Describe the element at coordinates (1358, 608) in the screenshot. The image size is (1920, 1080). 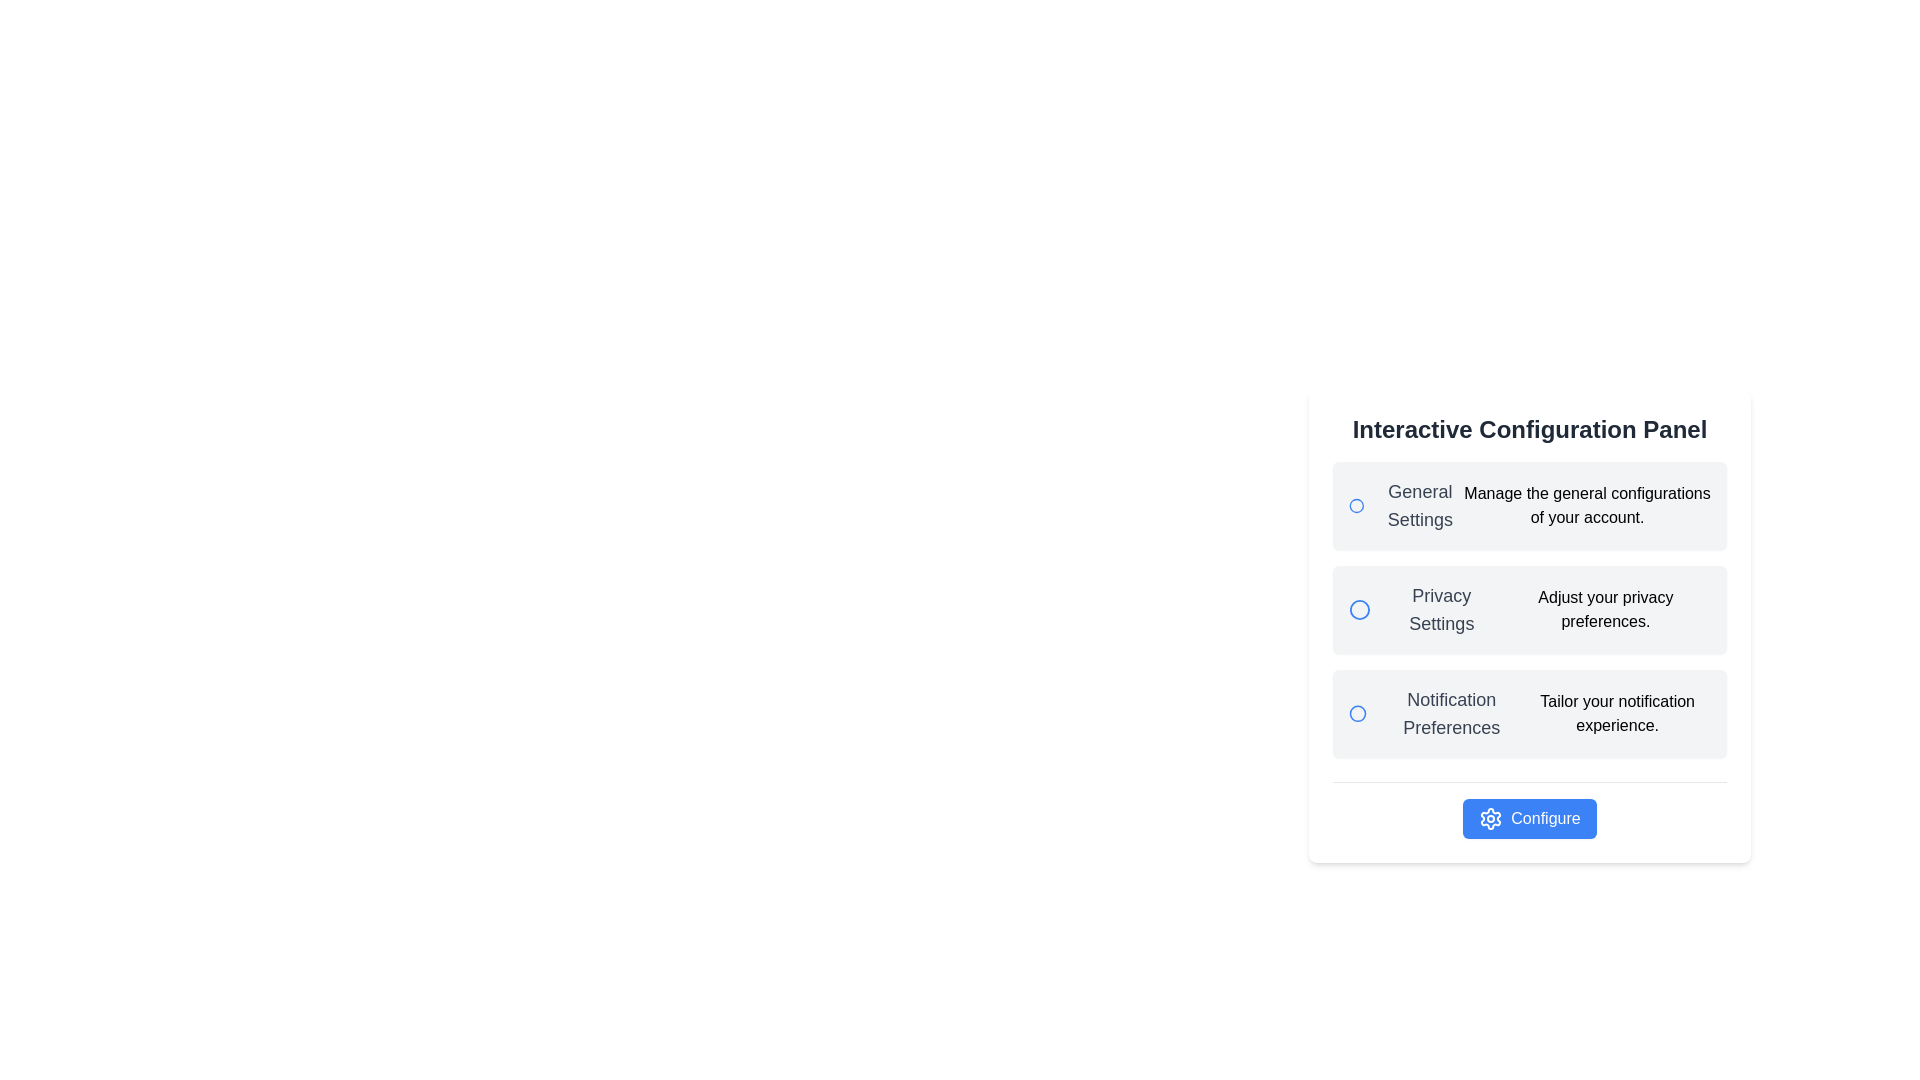
I see `the blue-bordered circle graphic next to the 'Privacy Settings' text in the second row of the configuration panel` at that location.